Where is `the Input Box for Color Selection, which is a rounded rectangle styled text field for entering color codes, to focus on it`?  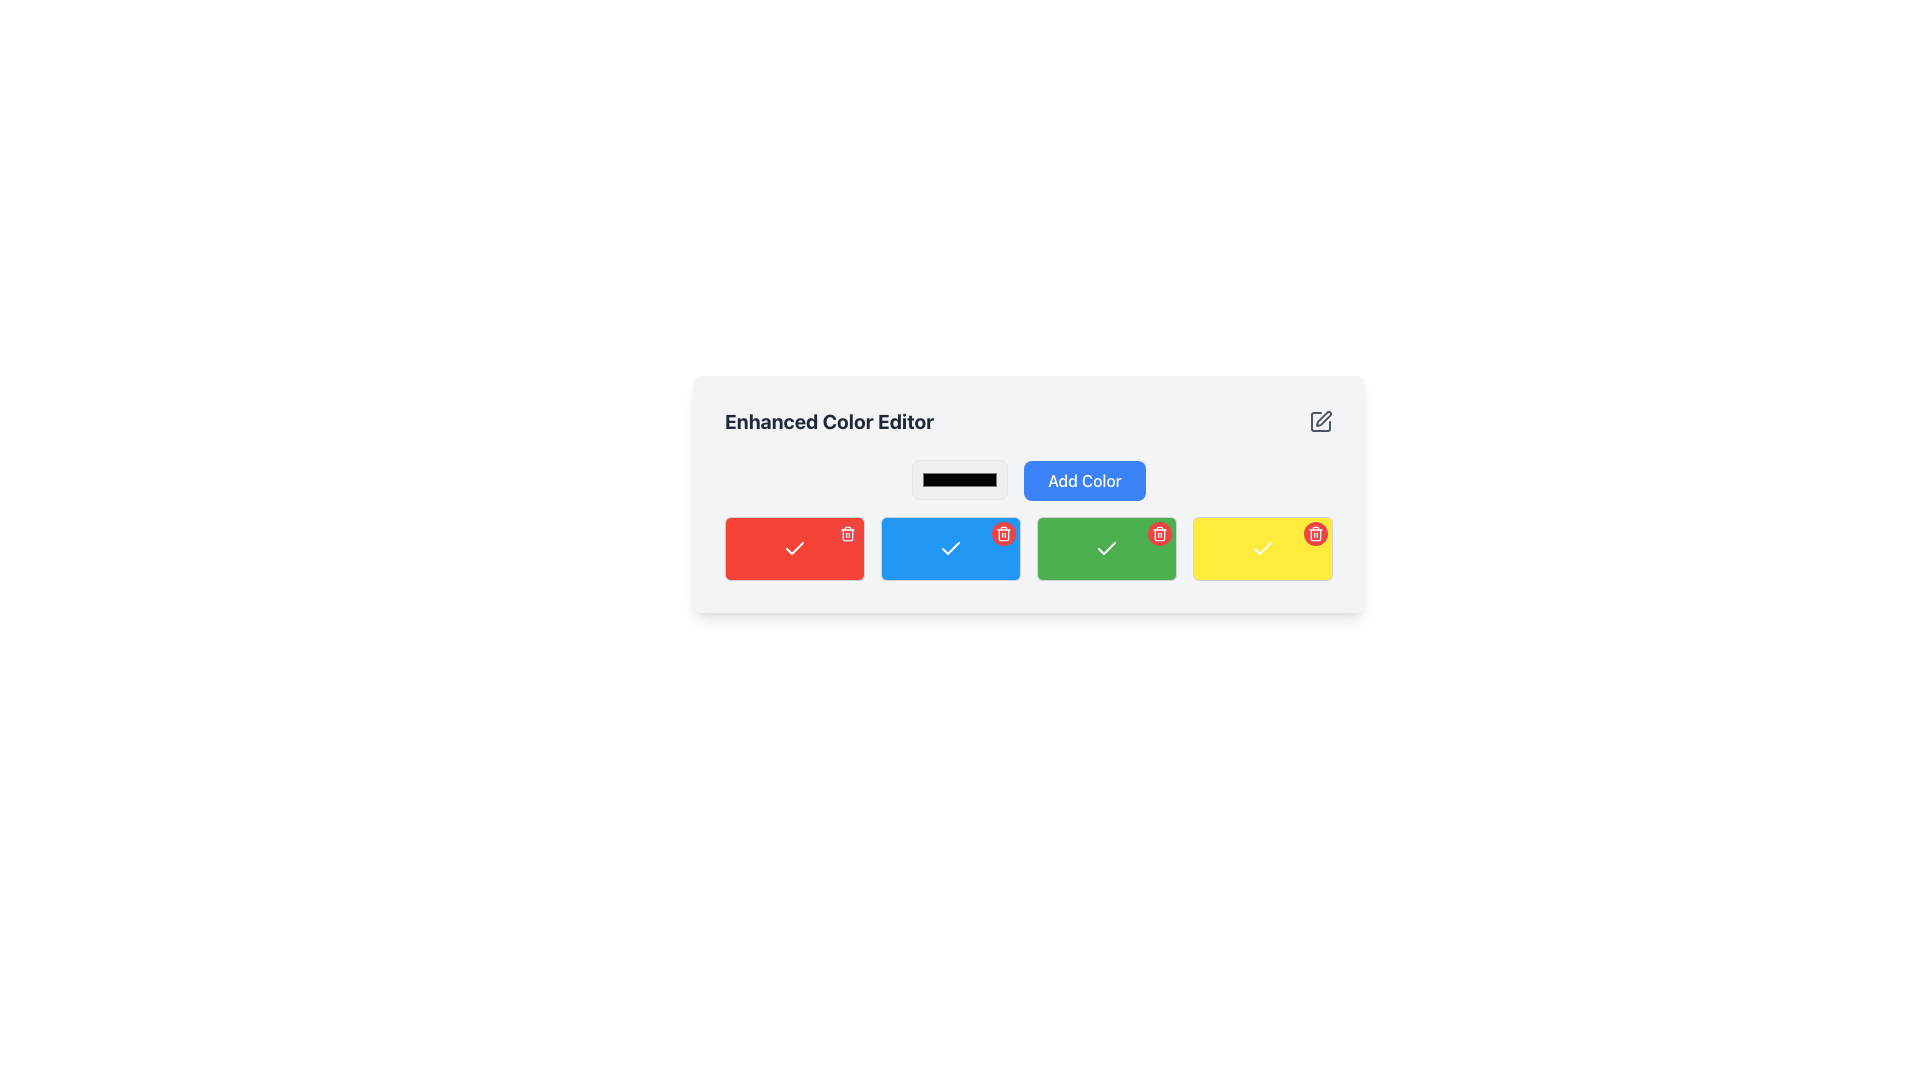 the Input Box for Color Selection, which is a rounded rectangle styled text field for entering color codes, to focus on it is located at coordinates (960, 479).